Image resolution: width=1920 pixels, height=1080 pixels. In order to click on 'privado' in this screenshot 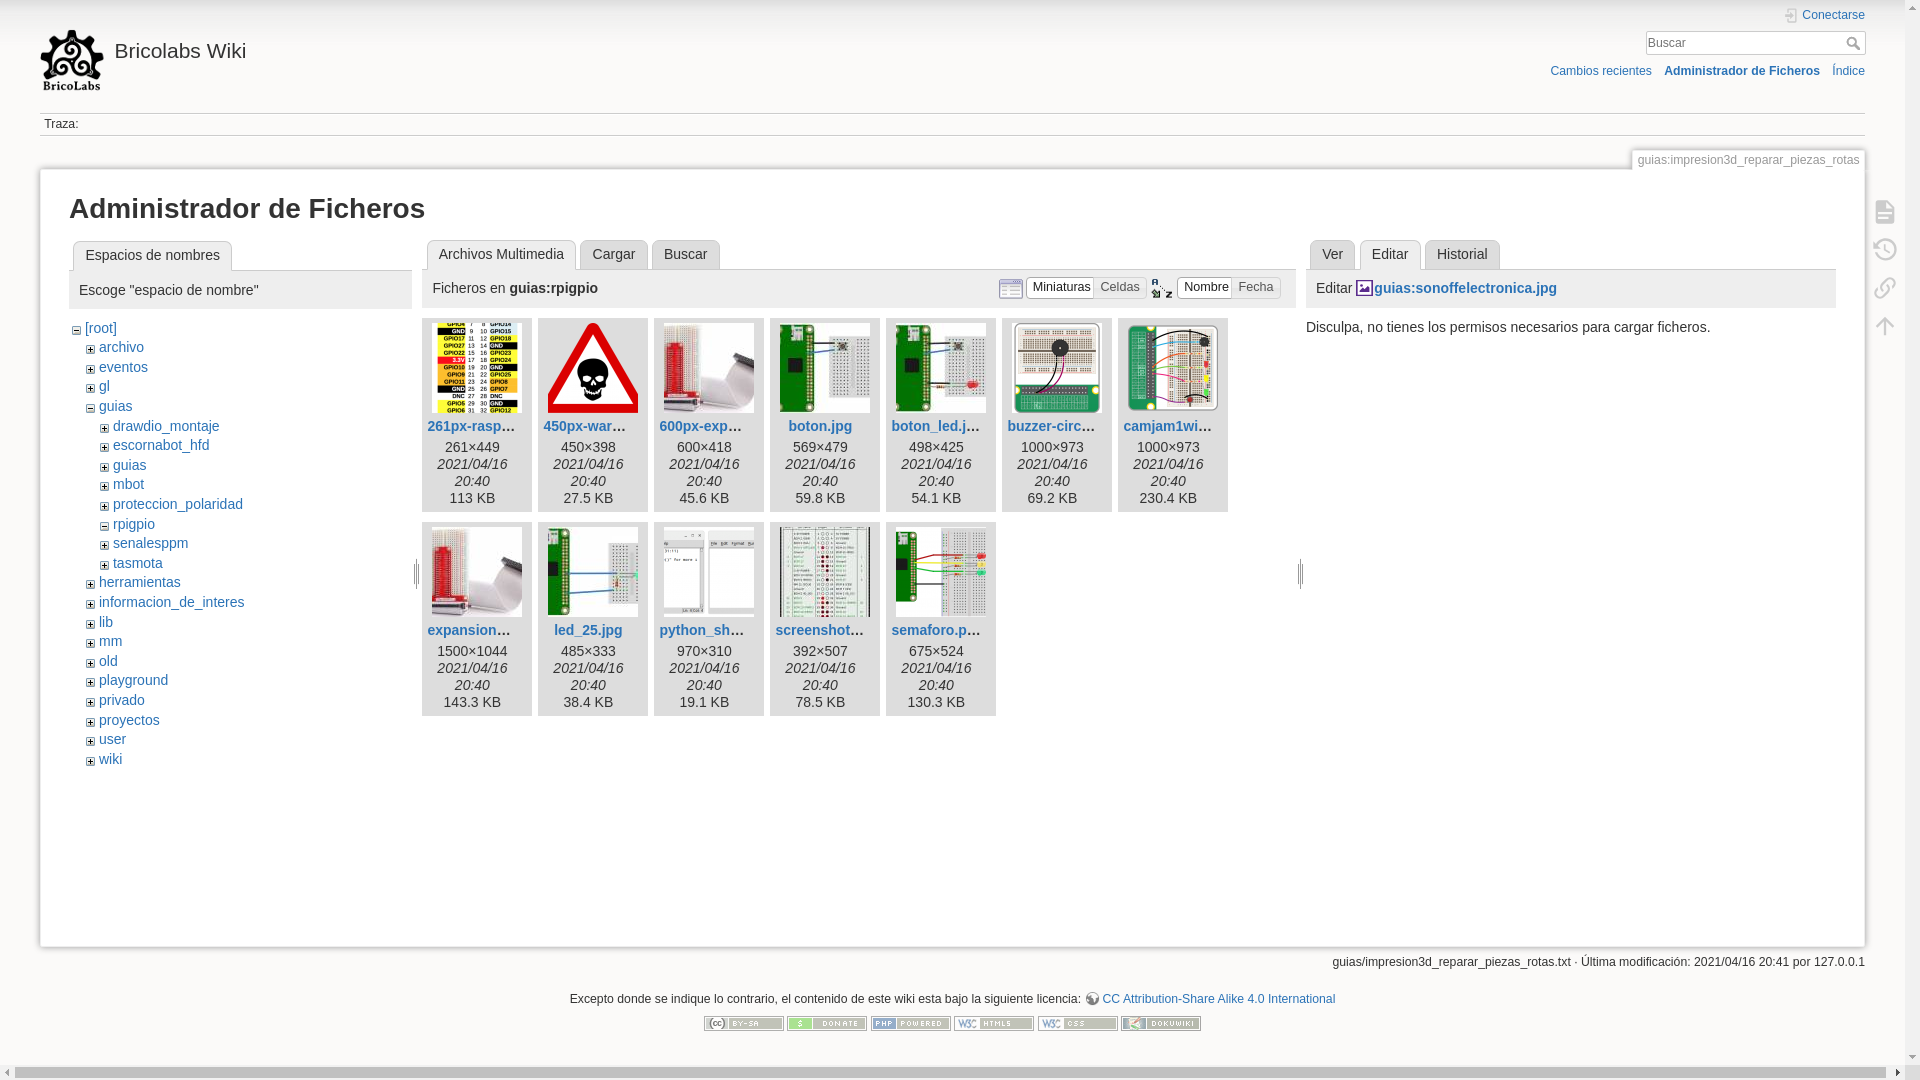, I will do `click(120, 698)`.